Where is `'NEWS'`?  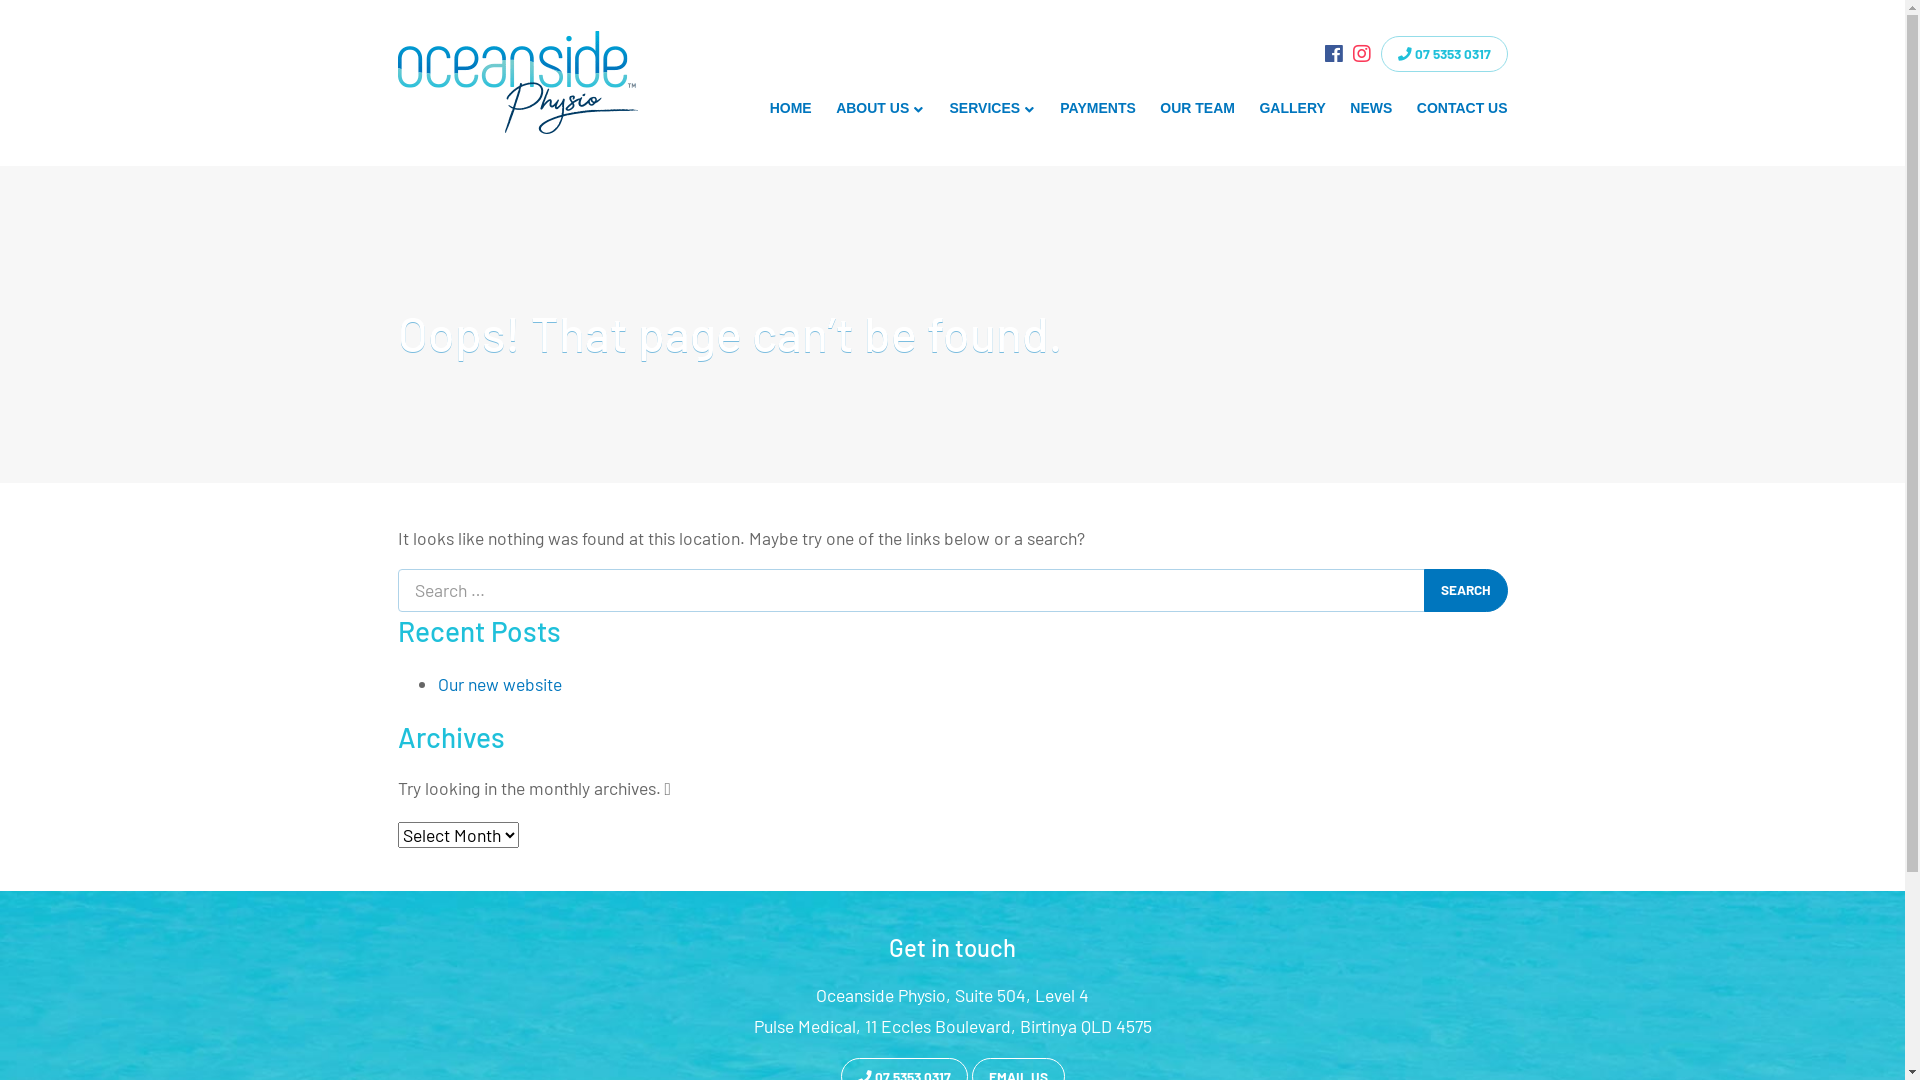 'NEWS' is located at coordinates (1370, 108).